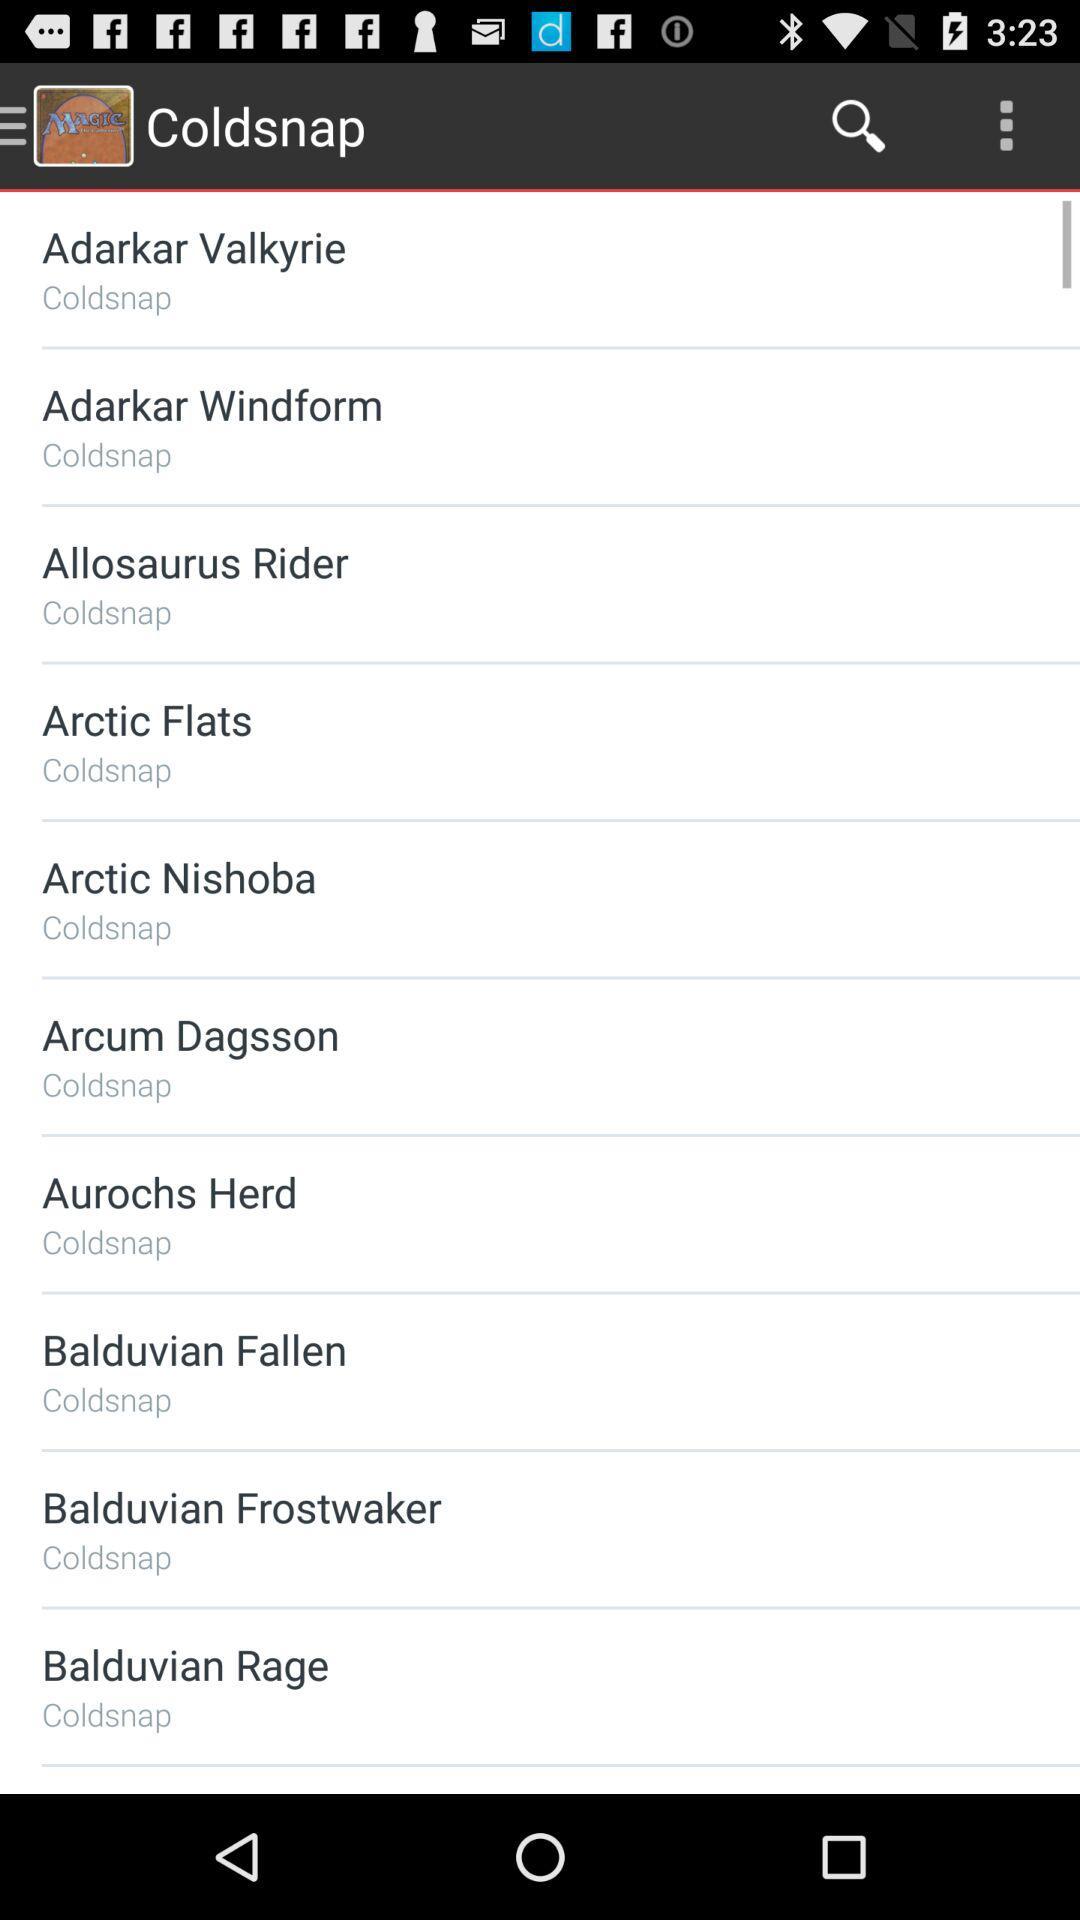 This screenshot has width=1080, height=1920. What do you see at coordinates (507, 1793) in the screenshot?
I see `the balduvian warlord` at bounding box center [507, 1793].